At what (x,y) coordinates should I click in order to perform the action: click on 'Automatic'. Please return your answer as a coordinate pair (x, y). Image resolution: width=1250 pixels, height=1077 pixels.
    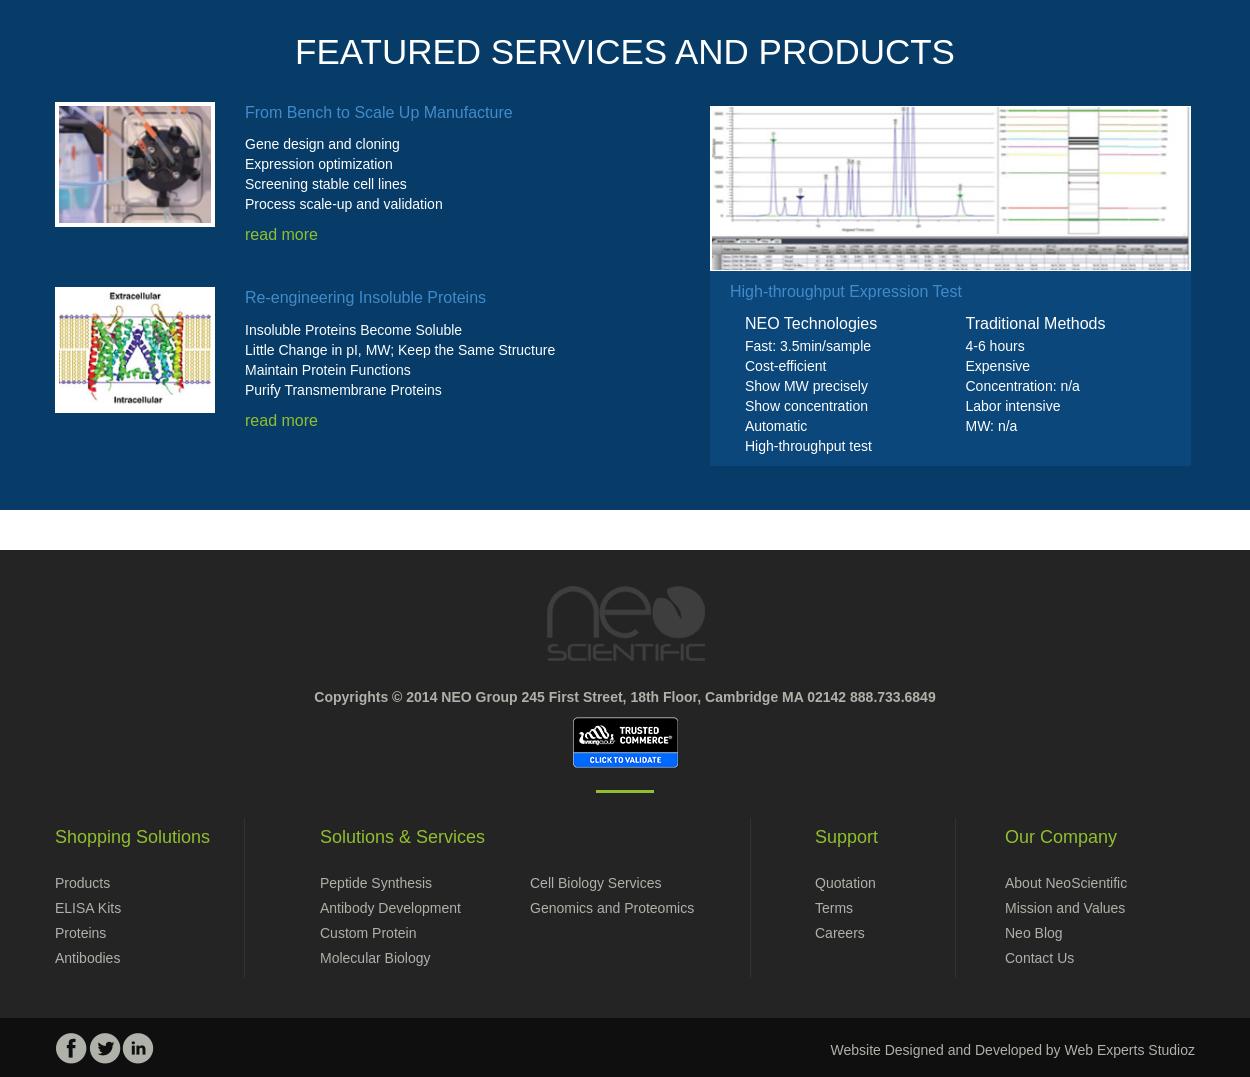
    Looking at the image, I should click on (776, 424).